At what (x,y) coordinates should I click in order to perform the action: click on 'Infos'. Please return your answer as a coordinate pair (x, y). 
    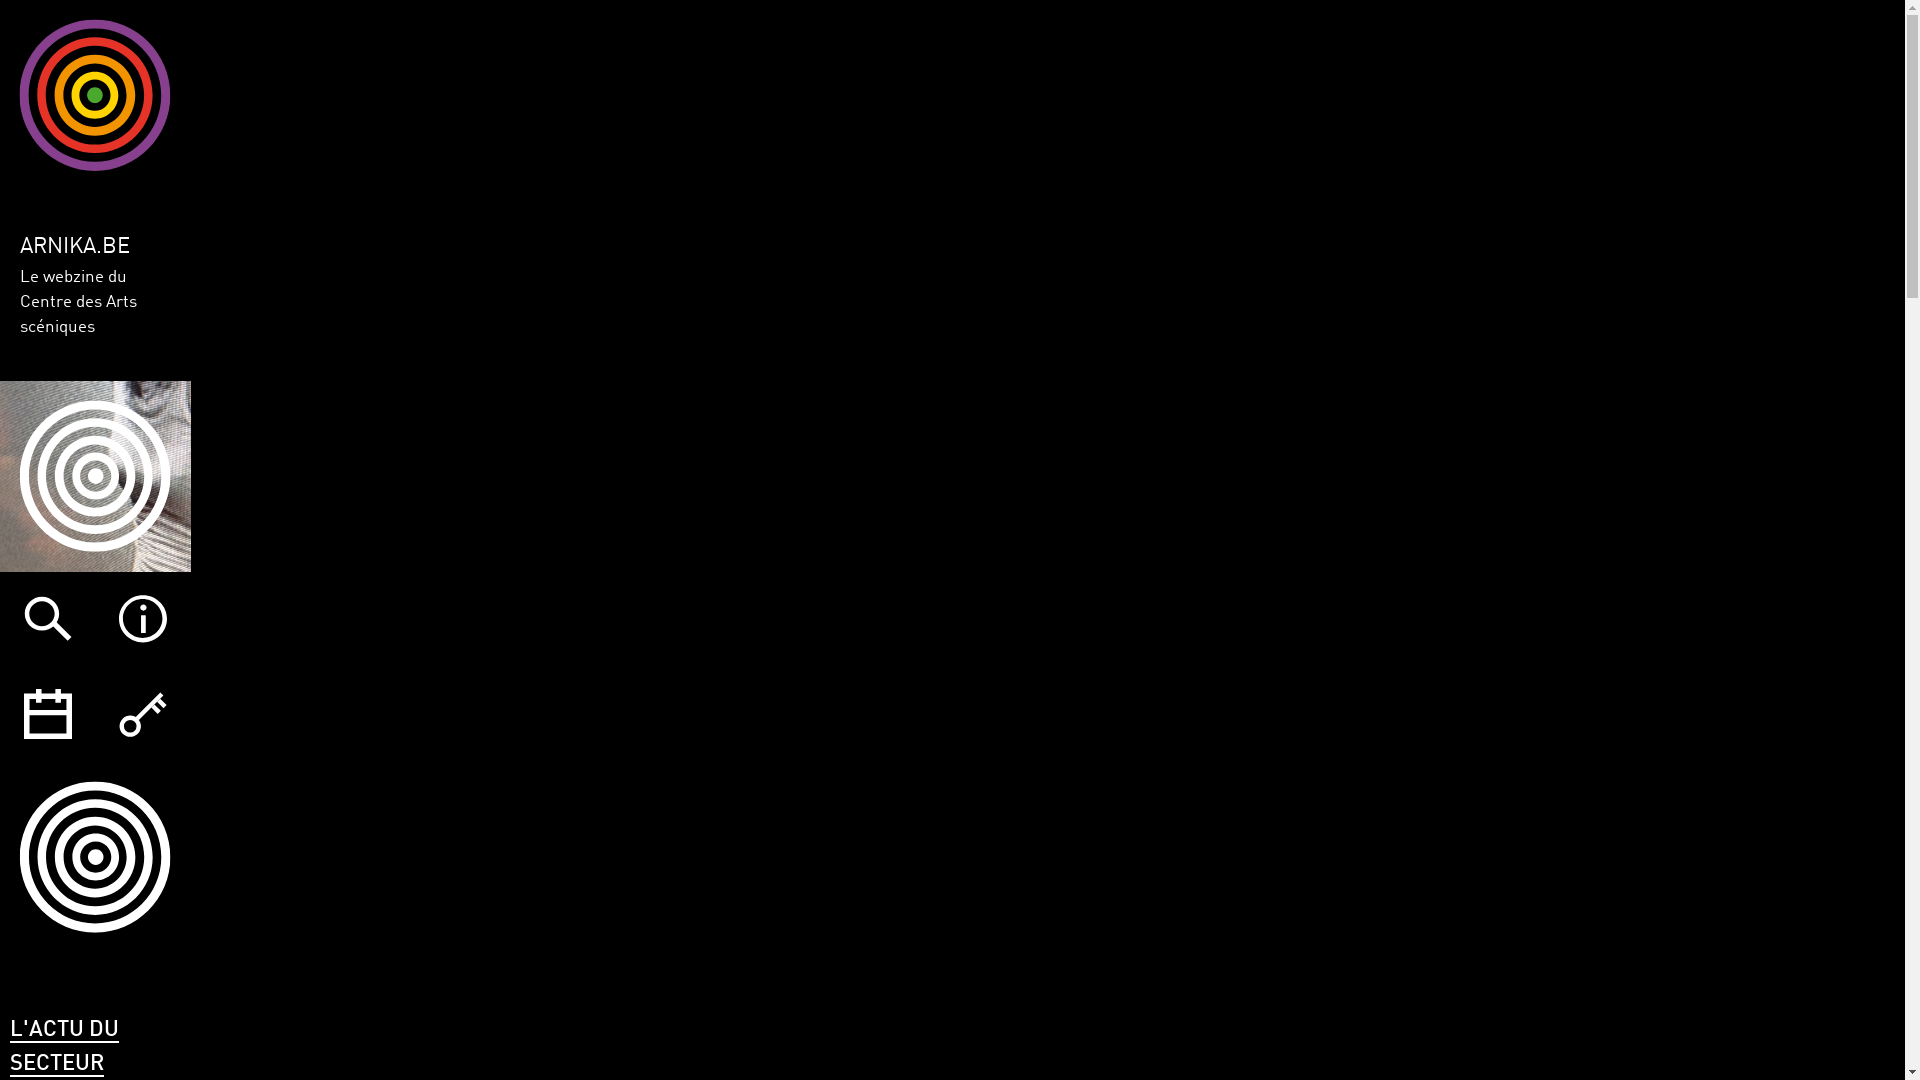
    Looking at the image, I should click on (94, 618).